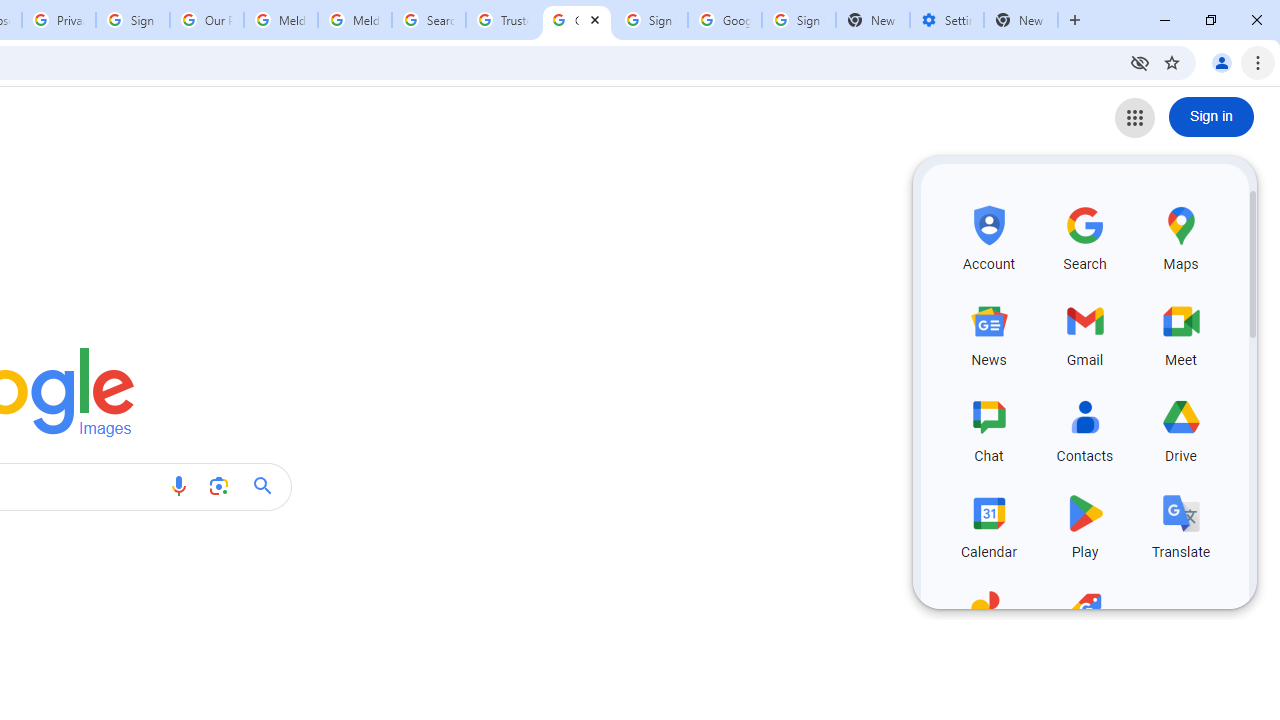 Image resolution: width=1280 pixels, height=720 pixels. What do you see at coordinates (503, 20) in the screenshot?
I see `'Trusted Information and Content - Google Safety Center'` at bounding box center [503, 20].